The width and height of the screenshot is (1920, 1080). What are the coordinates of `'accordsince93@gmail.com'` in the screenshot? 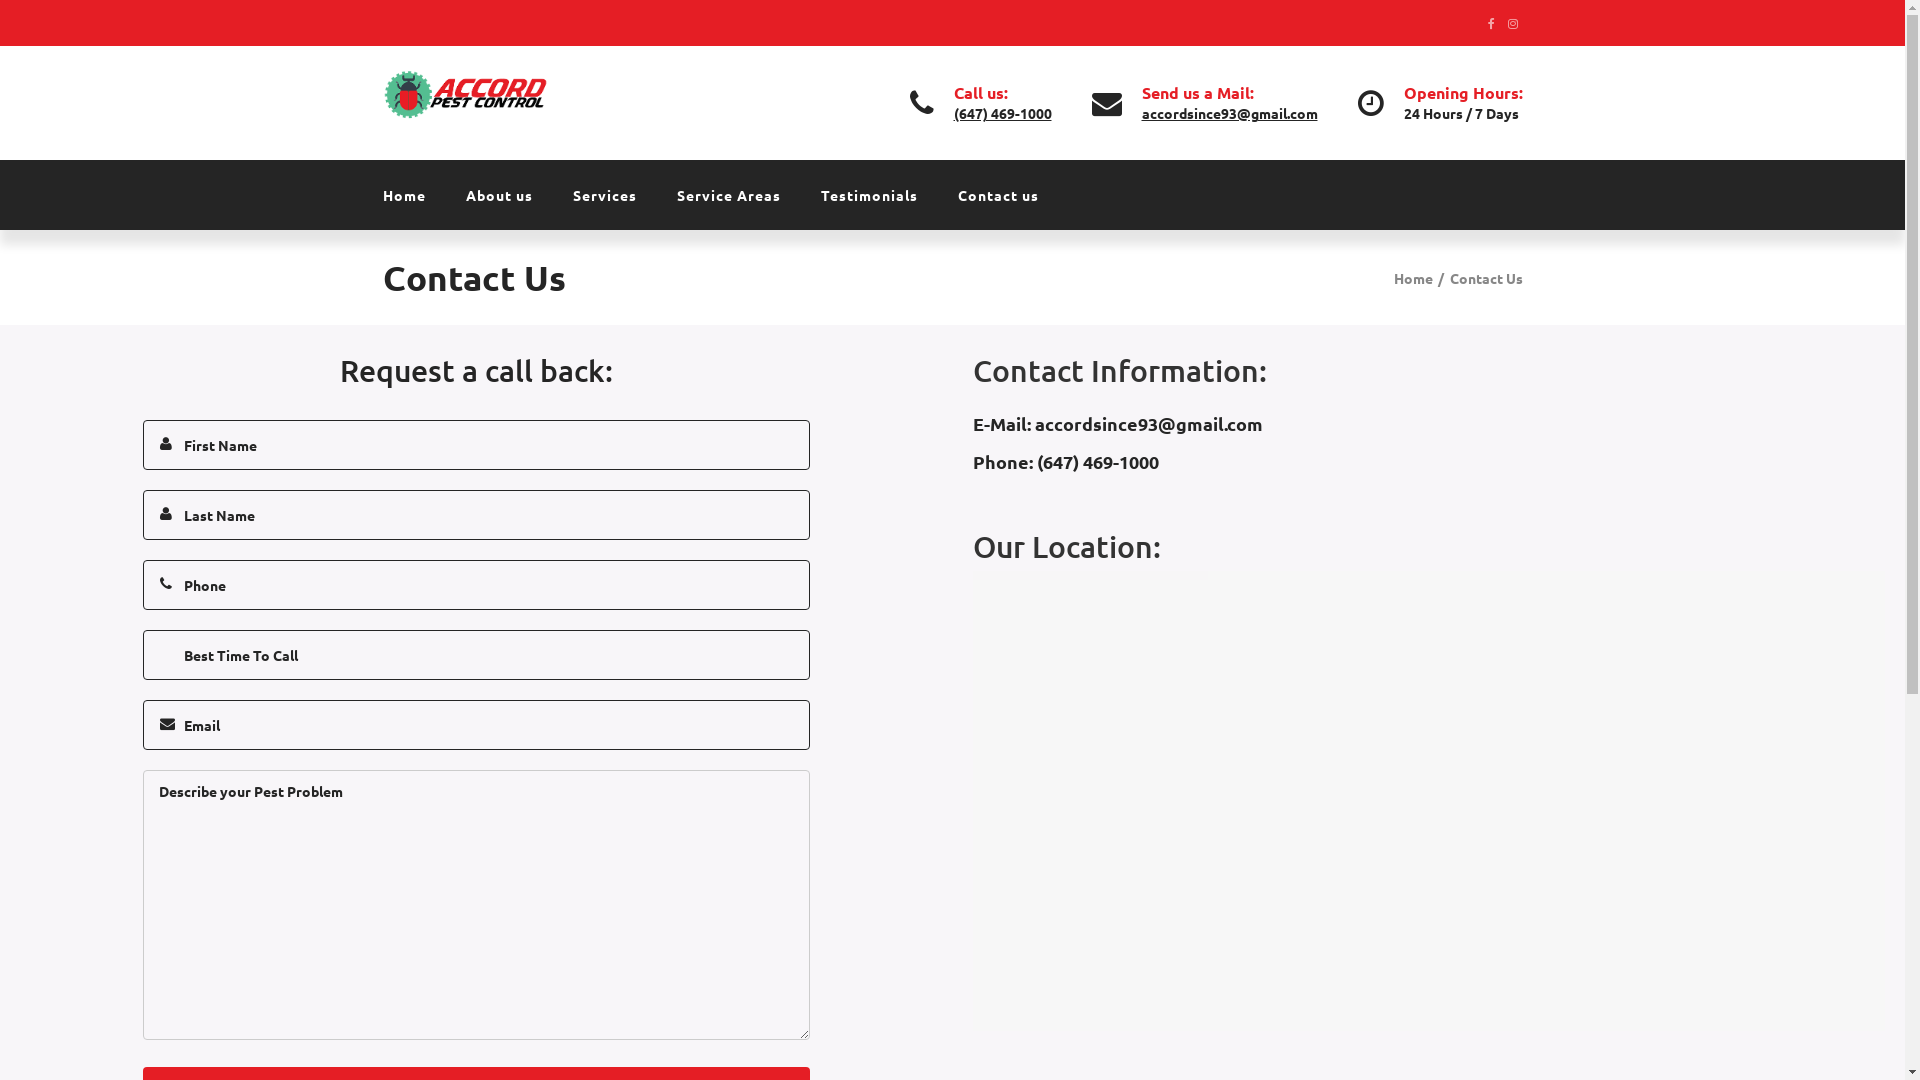 It's located at (1228, 112).